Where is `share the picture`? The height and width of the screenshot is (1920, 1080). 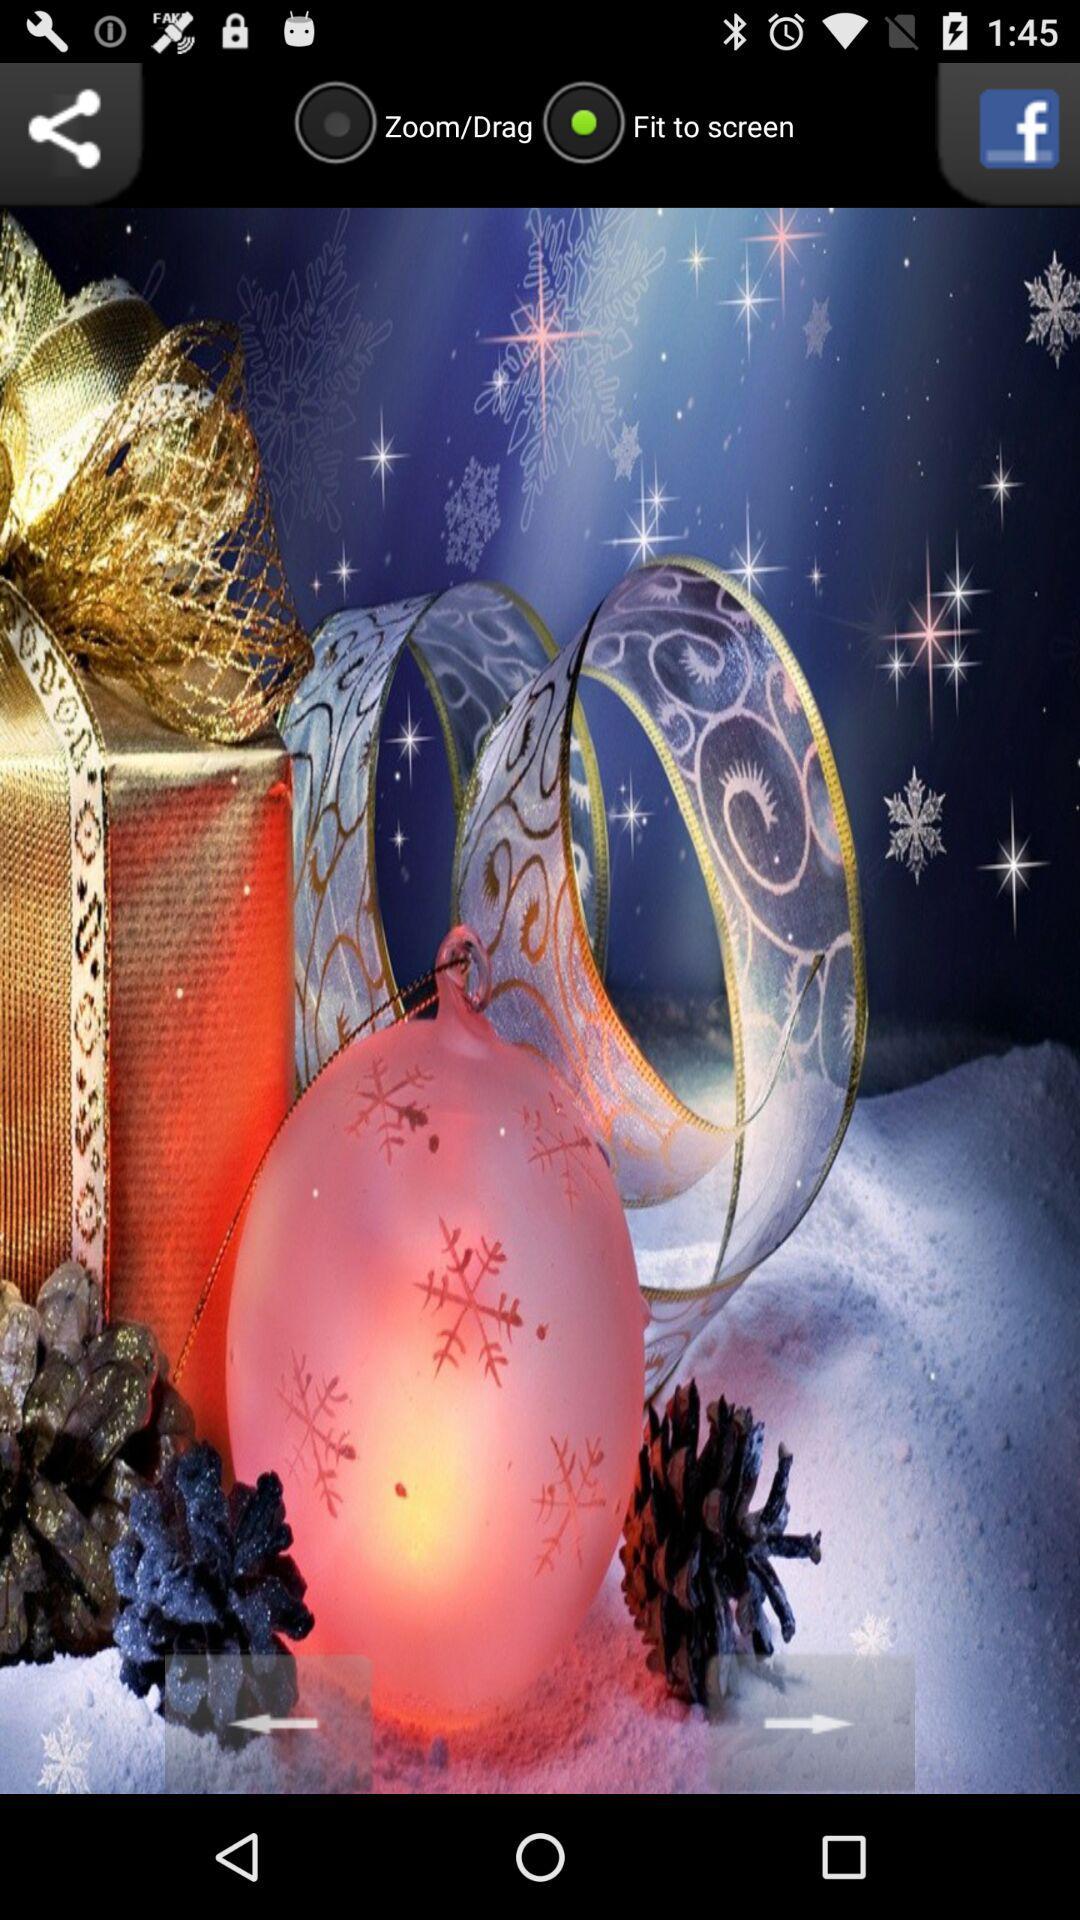 share the picture is located at coordinates (71, 134).